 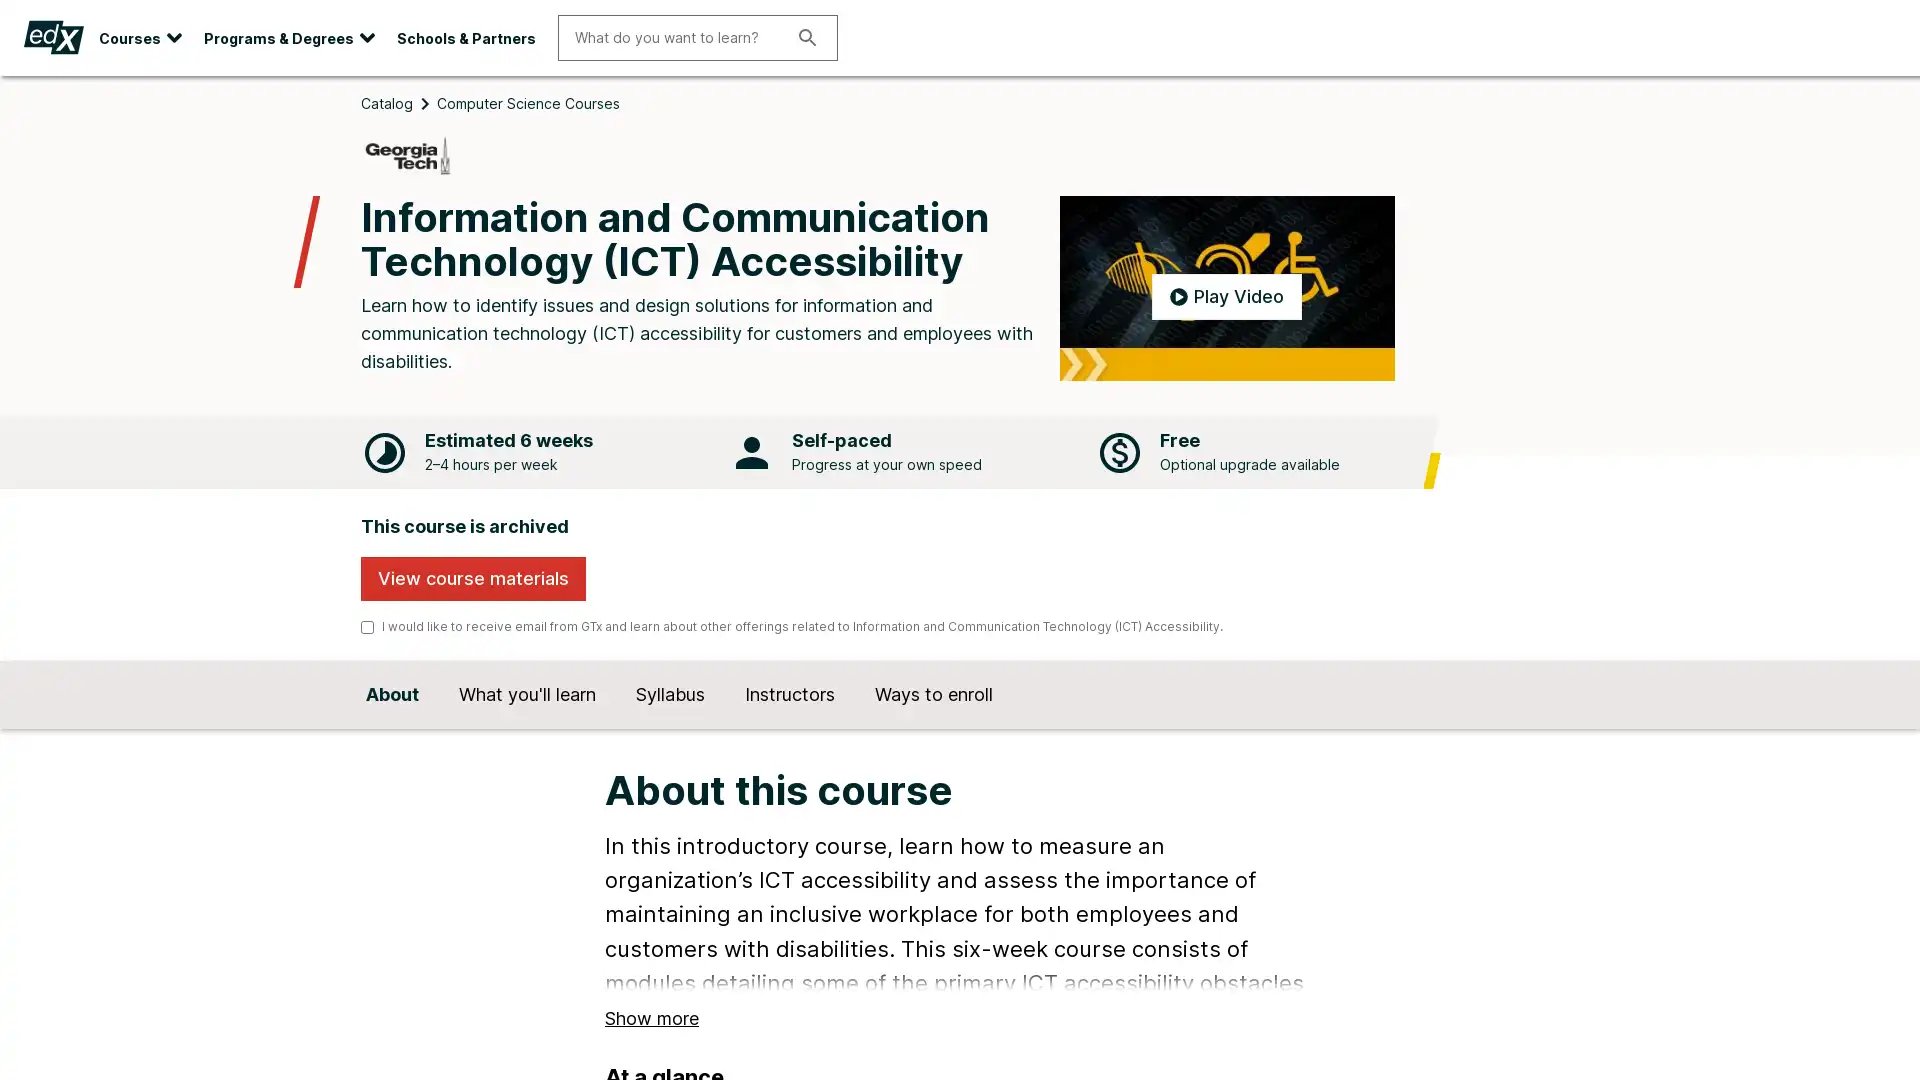 I want to click on Instructors, so click(x=789, y=728).